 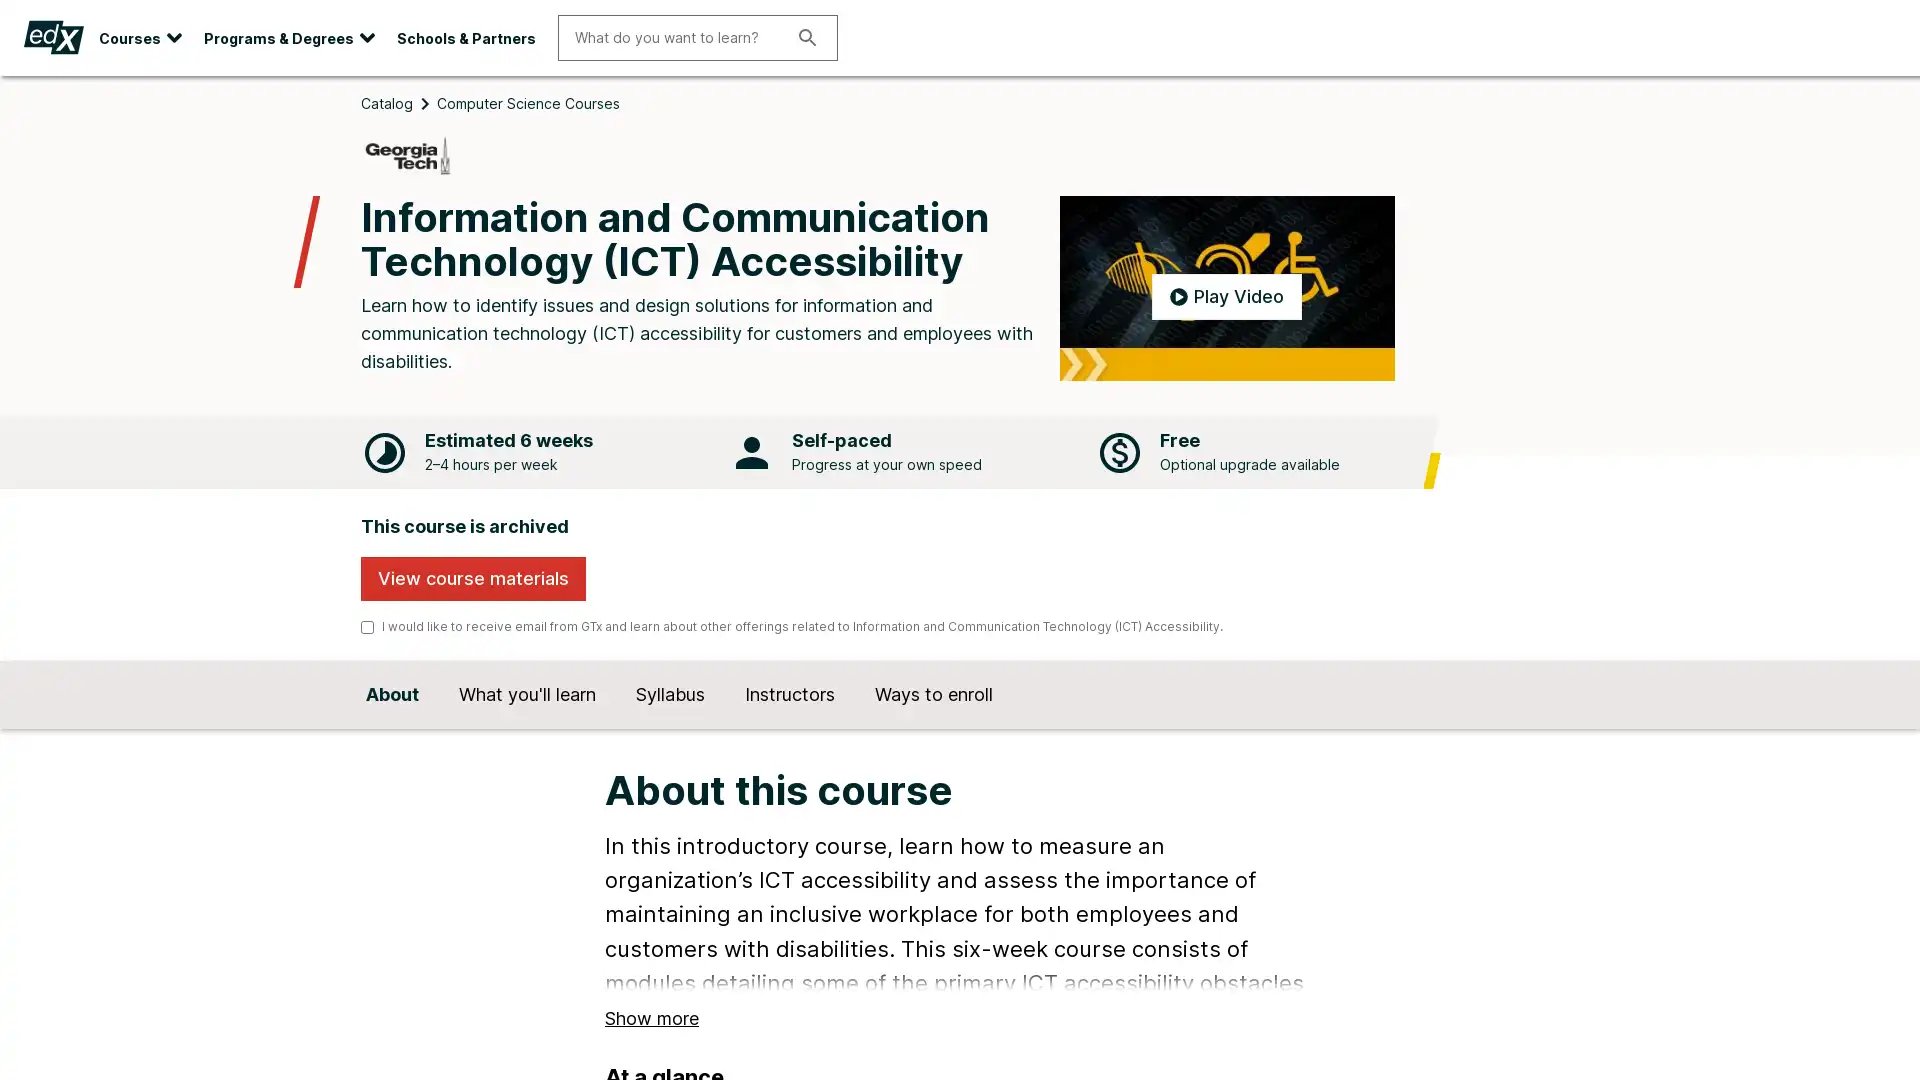 I want to click on Instructors, so click(x=789, y=728).